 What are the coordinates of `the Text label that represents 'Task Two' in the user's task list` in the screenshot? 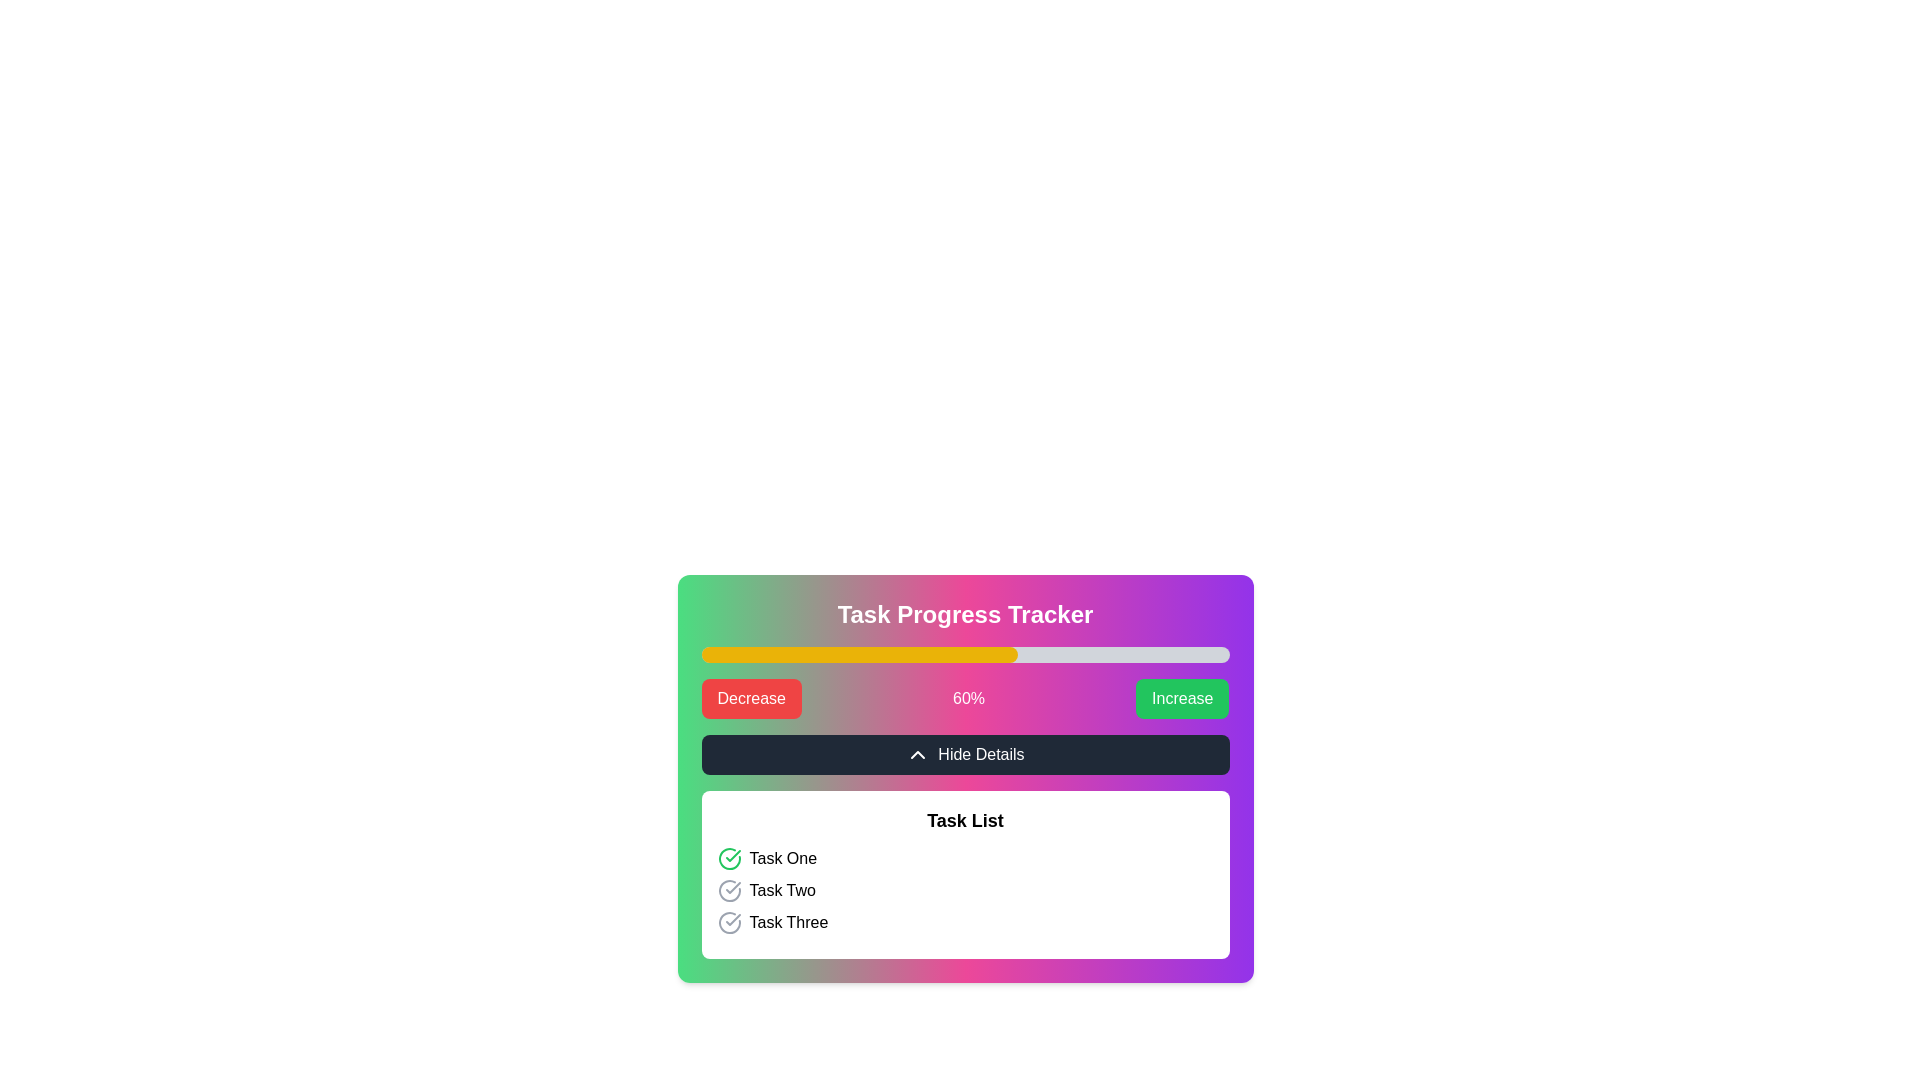 It's located at (781, 890).